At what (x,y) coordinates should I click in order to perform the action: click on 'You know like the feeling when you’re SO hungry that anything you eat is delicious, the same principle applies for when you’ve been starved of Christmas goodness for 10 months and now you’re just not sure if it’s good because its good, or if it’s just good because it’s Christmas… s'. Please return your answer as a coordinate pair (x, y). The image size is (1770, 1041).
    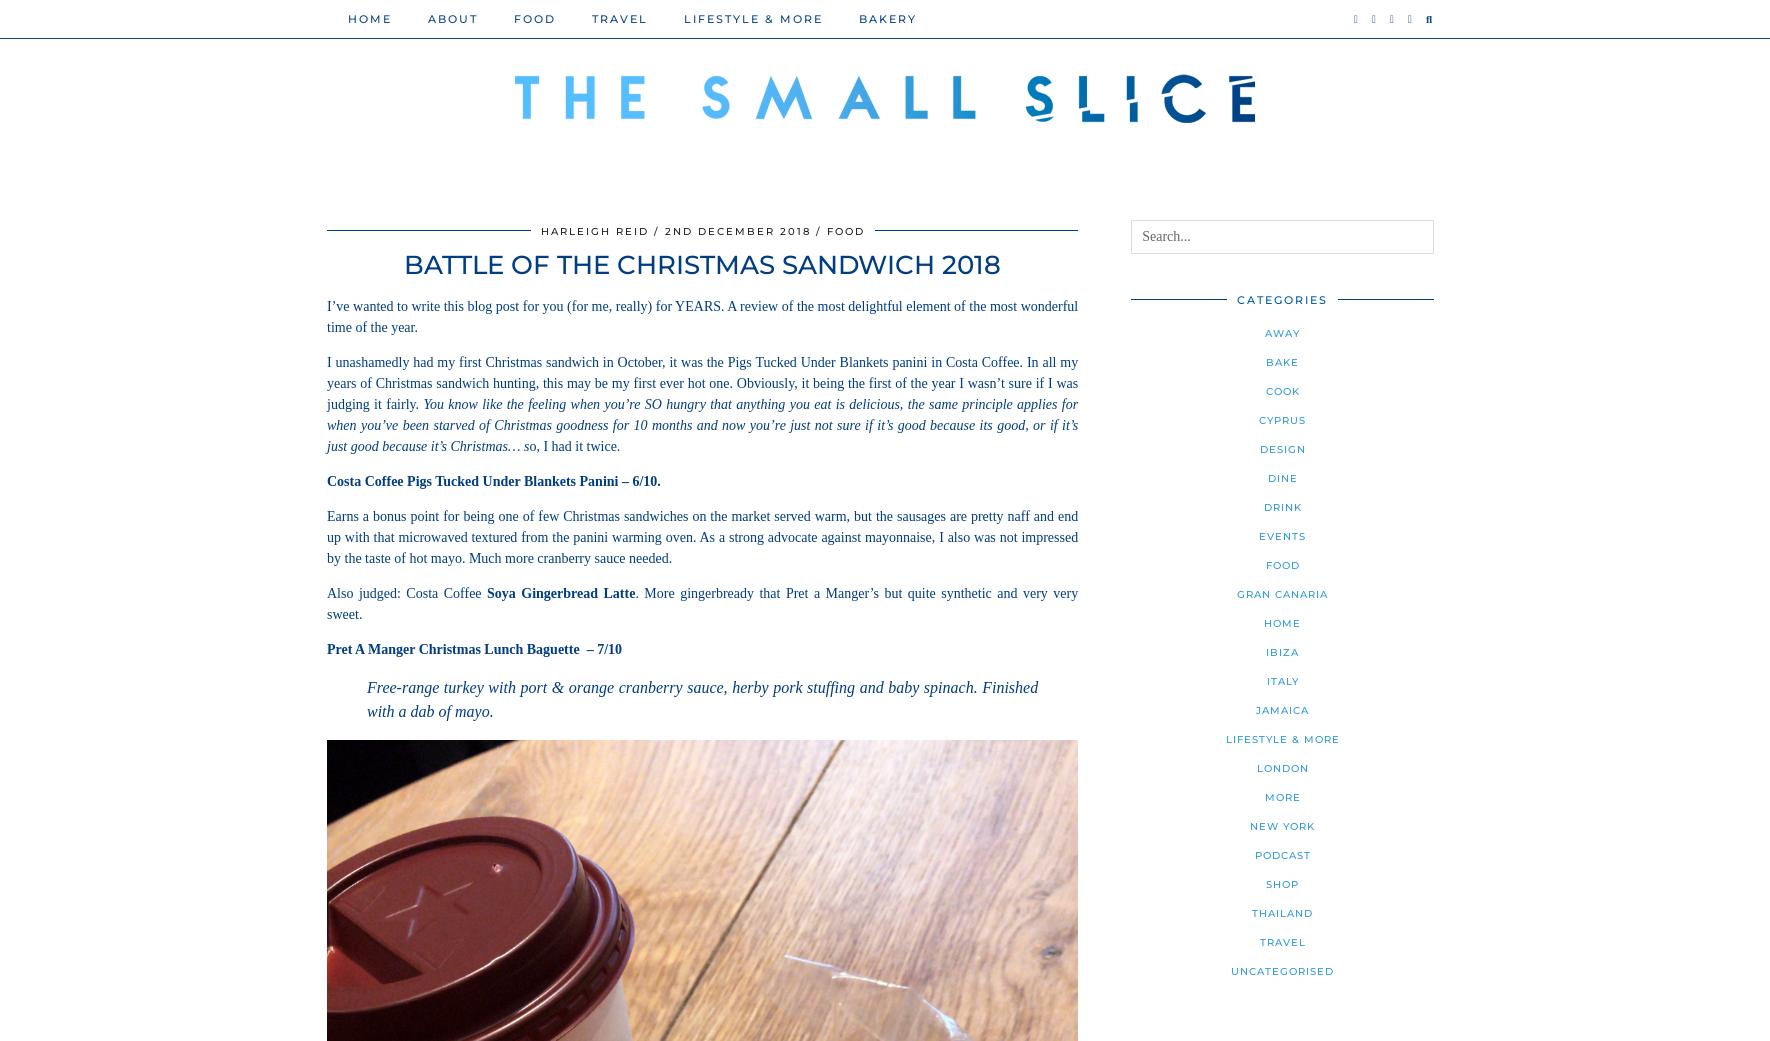
    Looking at the image, I should click on (701, 424).